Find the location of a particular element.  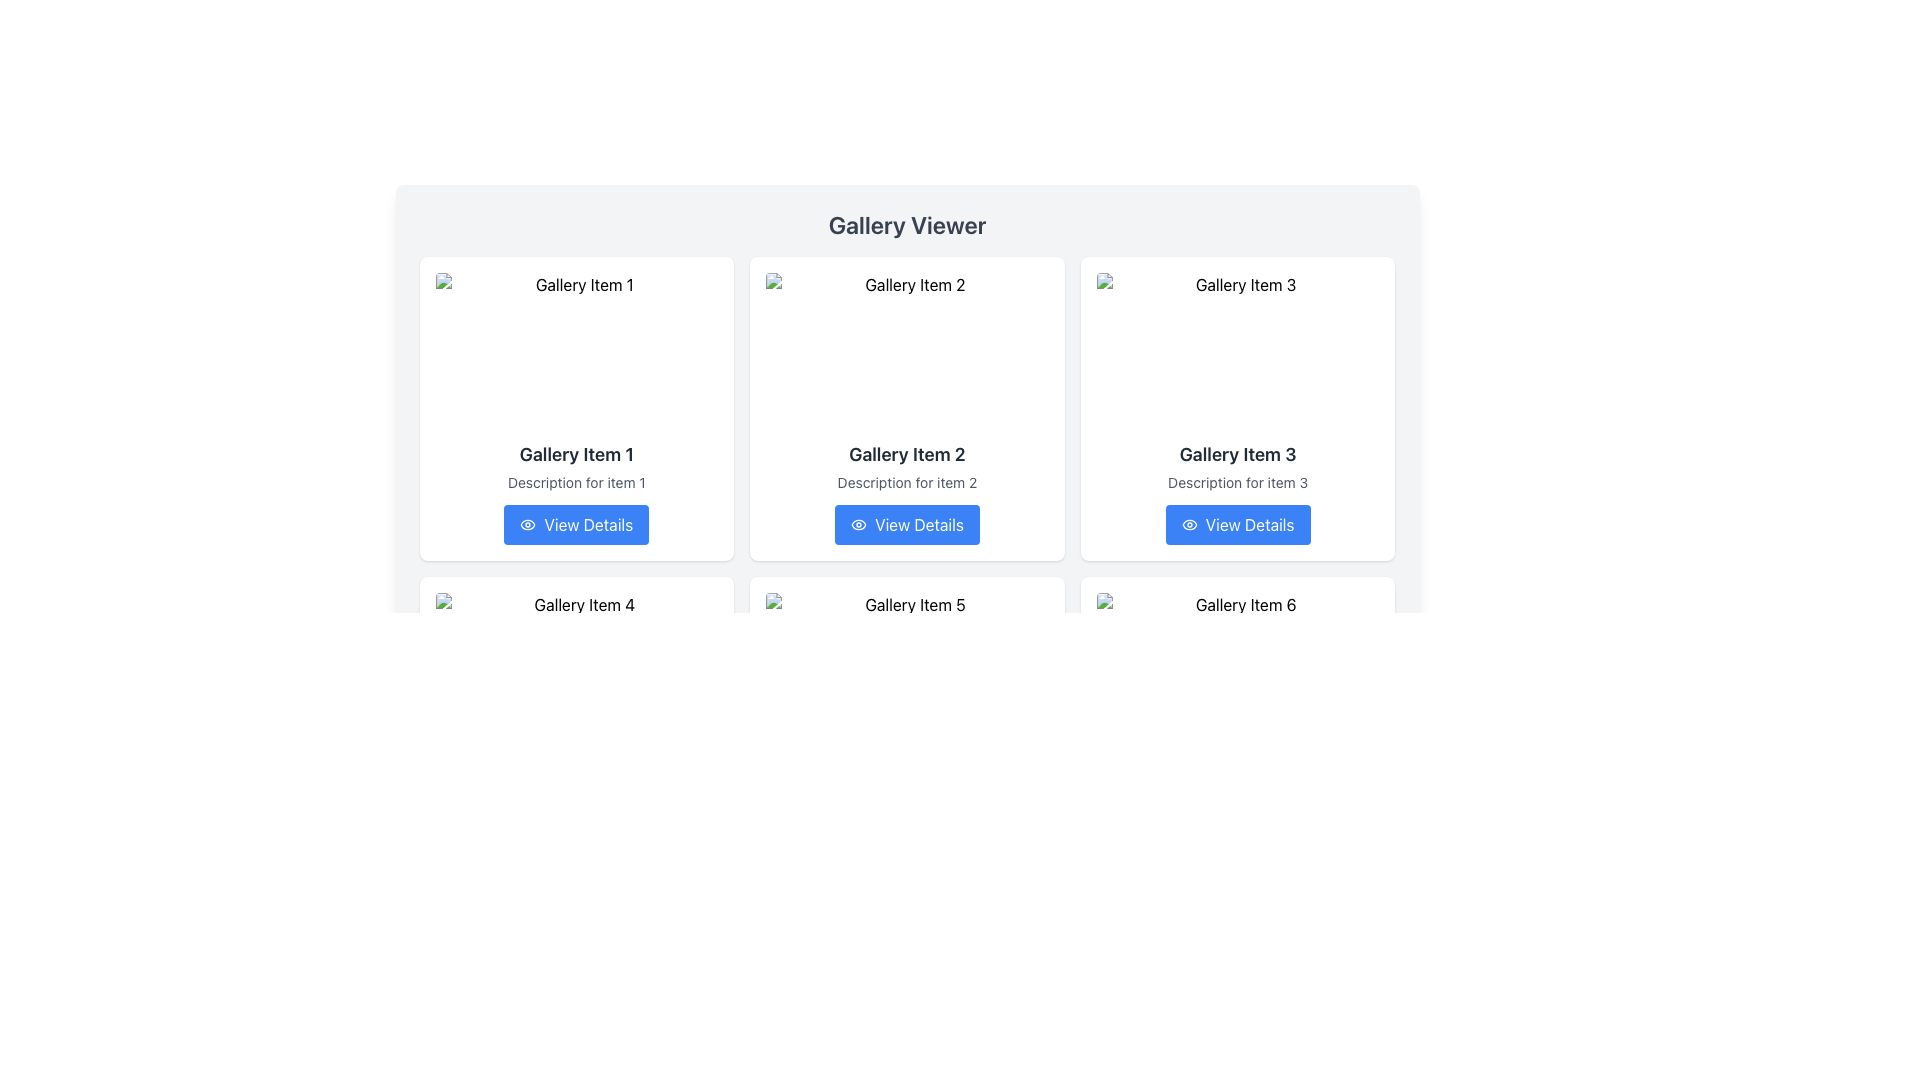

the Text Label that serves as the title for the gallery section, indicating the content below pertains to a gallery viewer is located at coordinates (906, 224).